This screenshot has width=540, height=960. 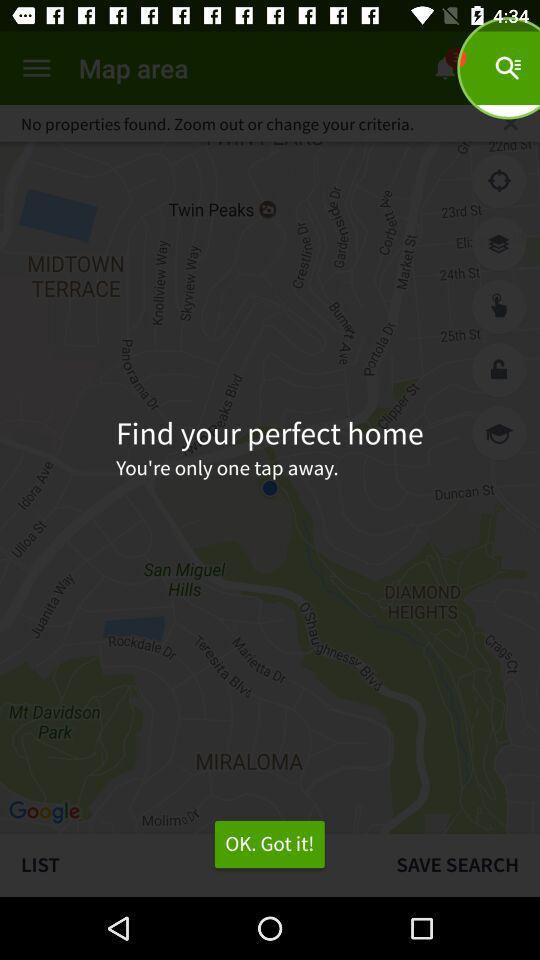 I want to click on show layers, so click(x=498, y=243).